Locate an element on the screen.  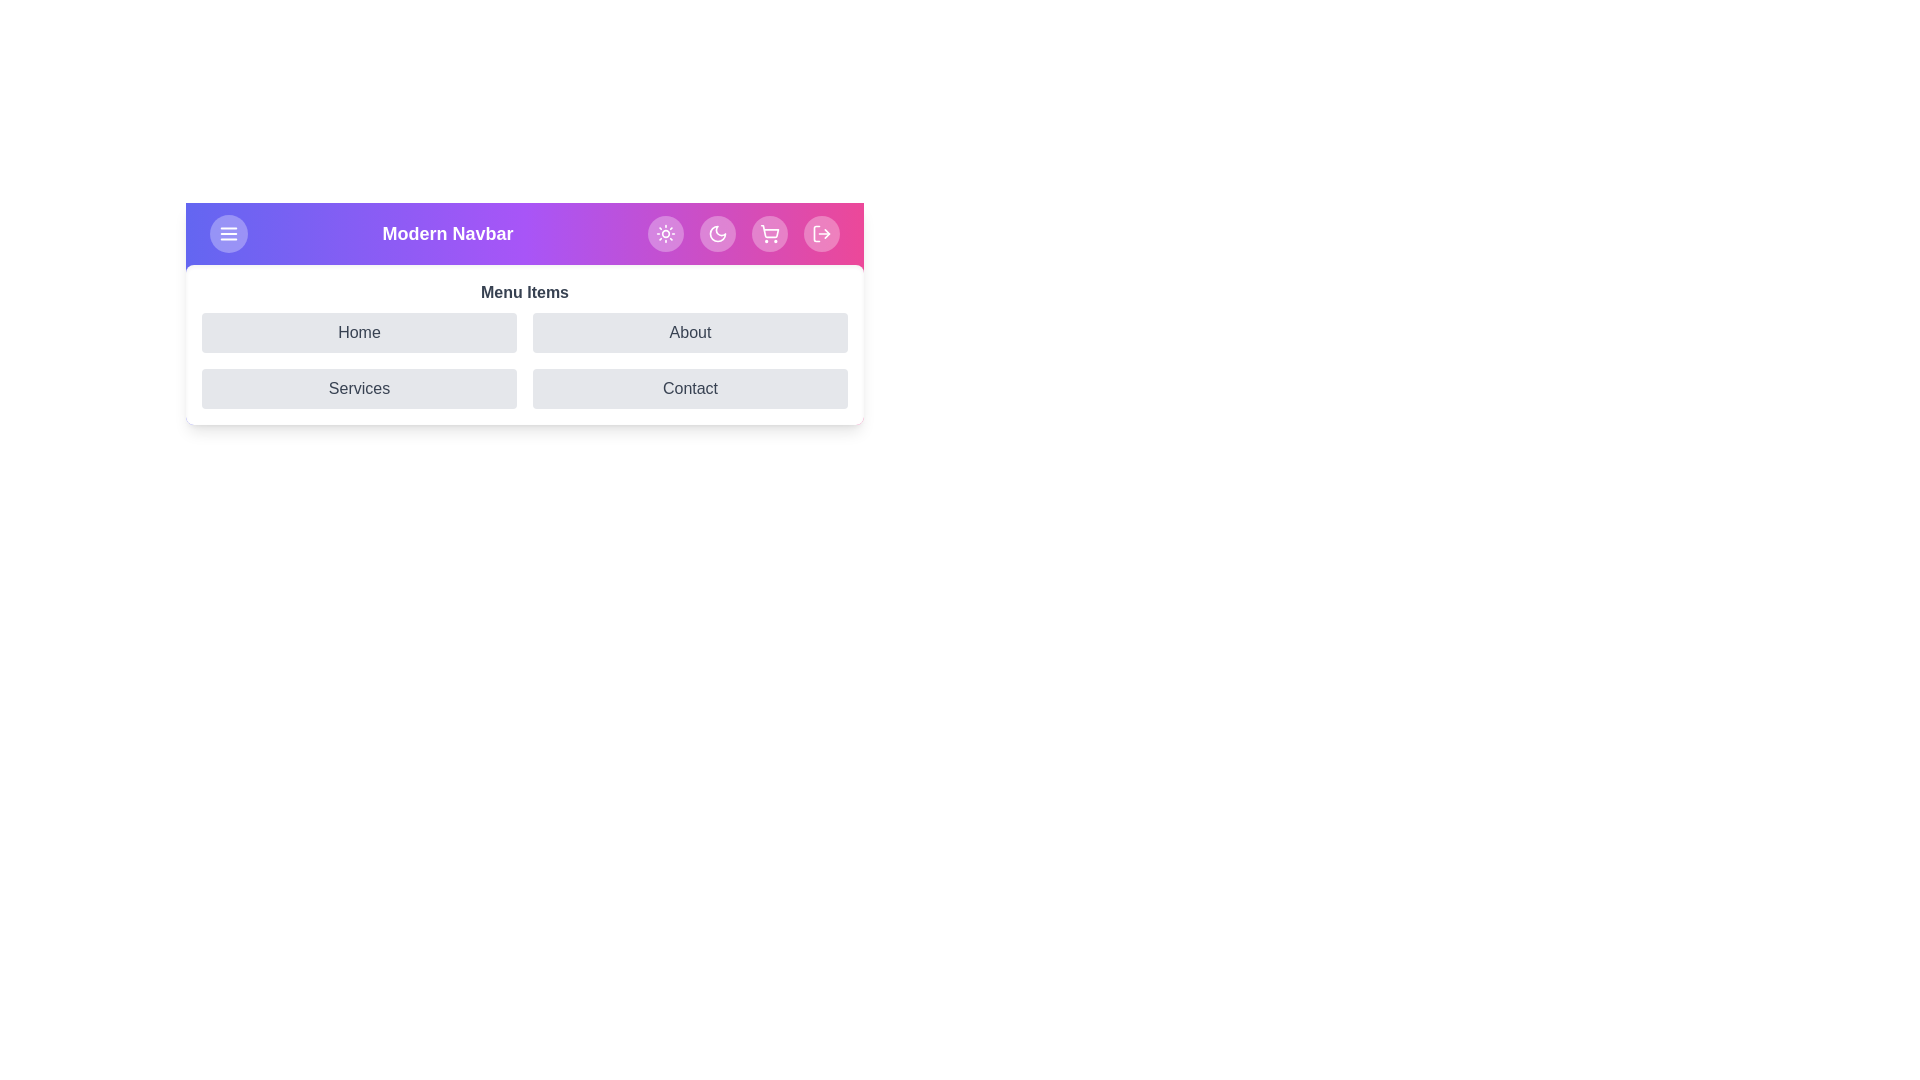
the 'About' menu item is located at coordinates (690, 331).